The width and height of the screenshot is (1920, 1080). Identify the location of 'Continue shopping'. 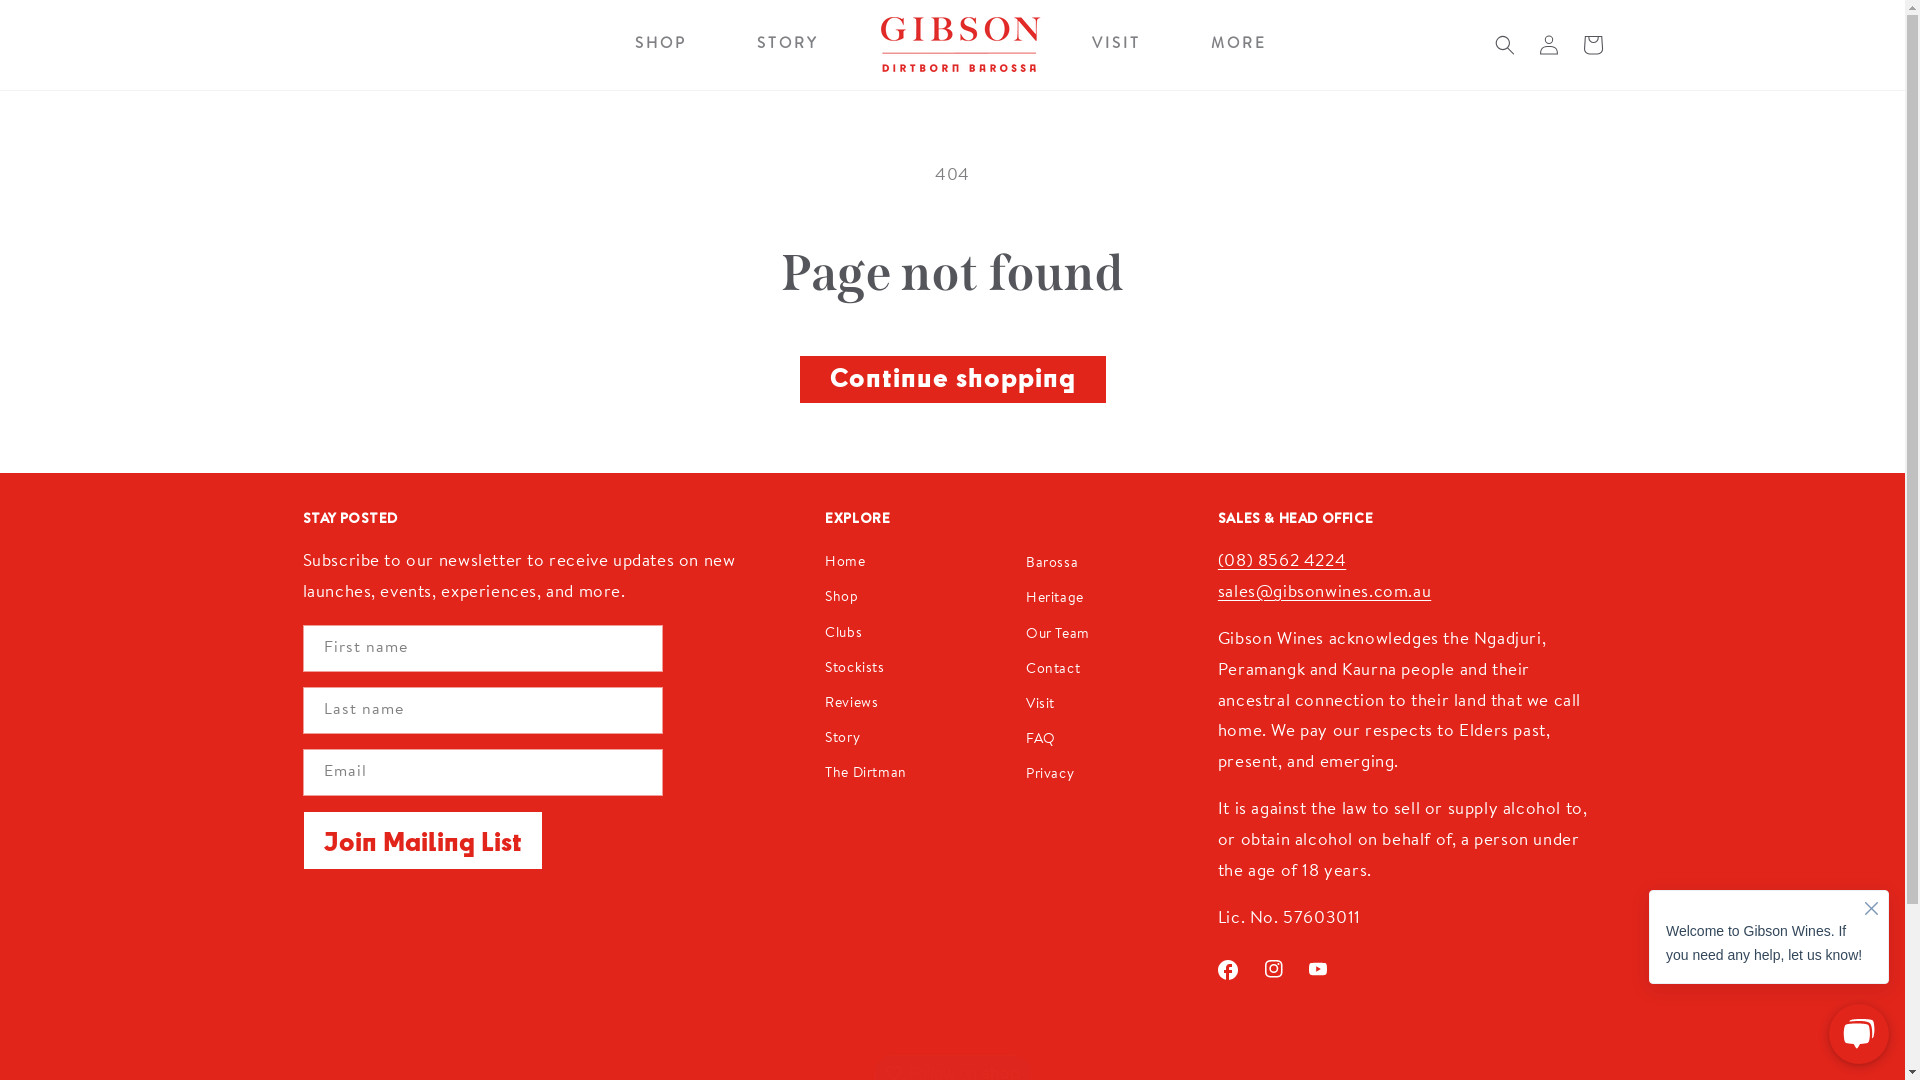
(952, 379).